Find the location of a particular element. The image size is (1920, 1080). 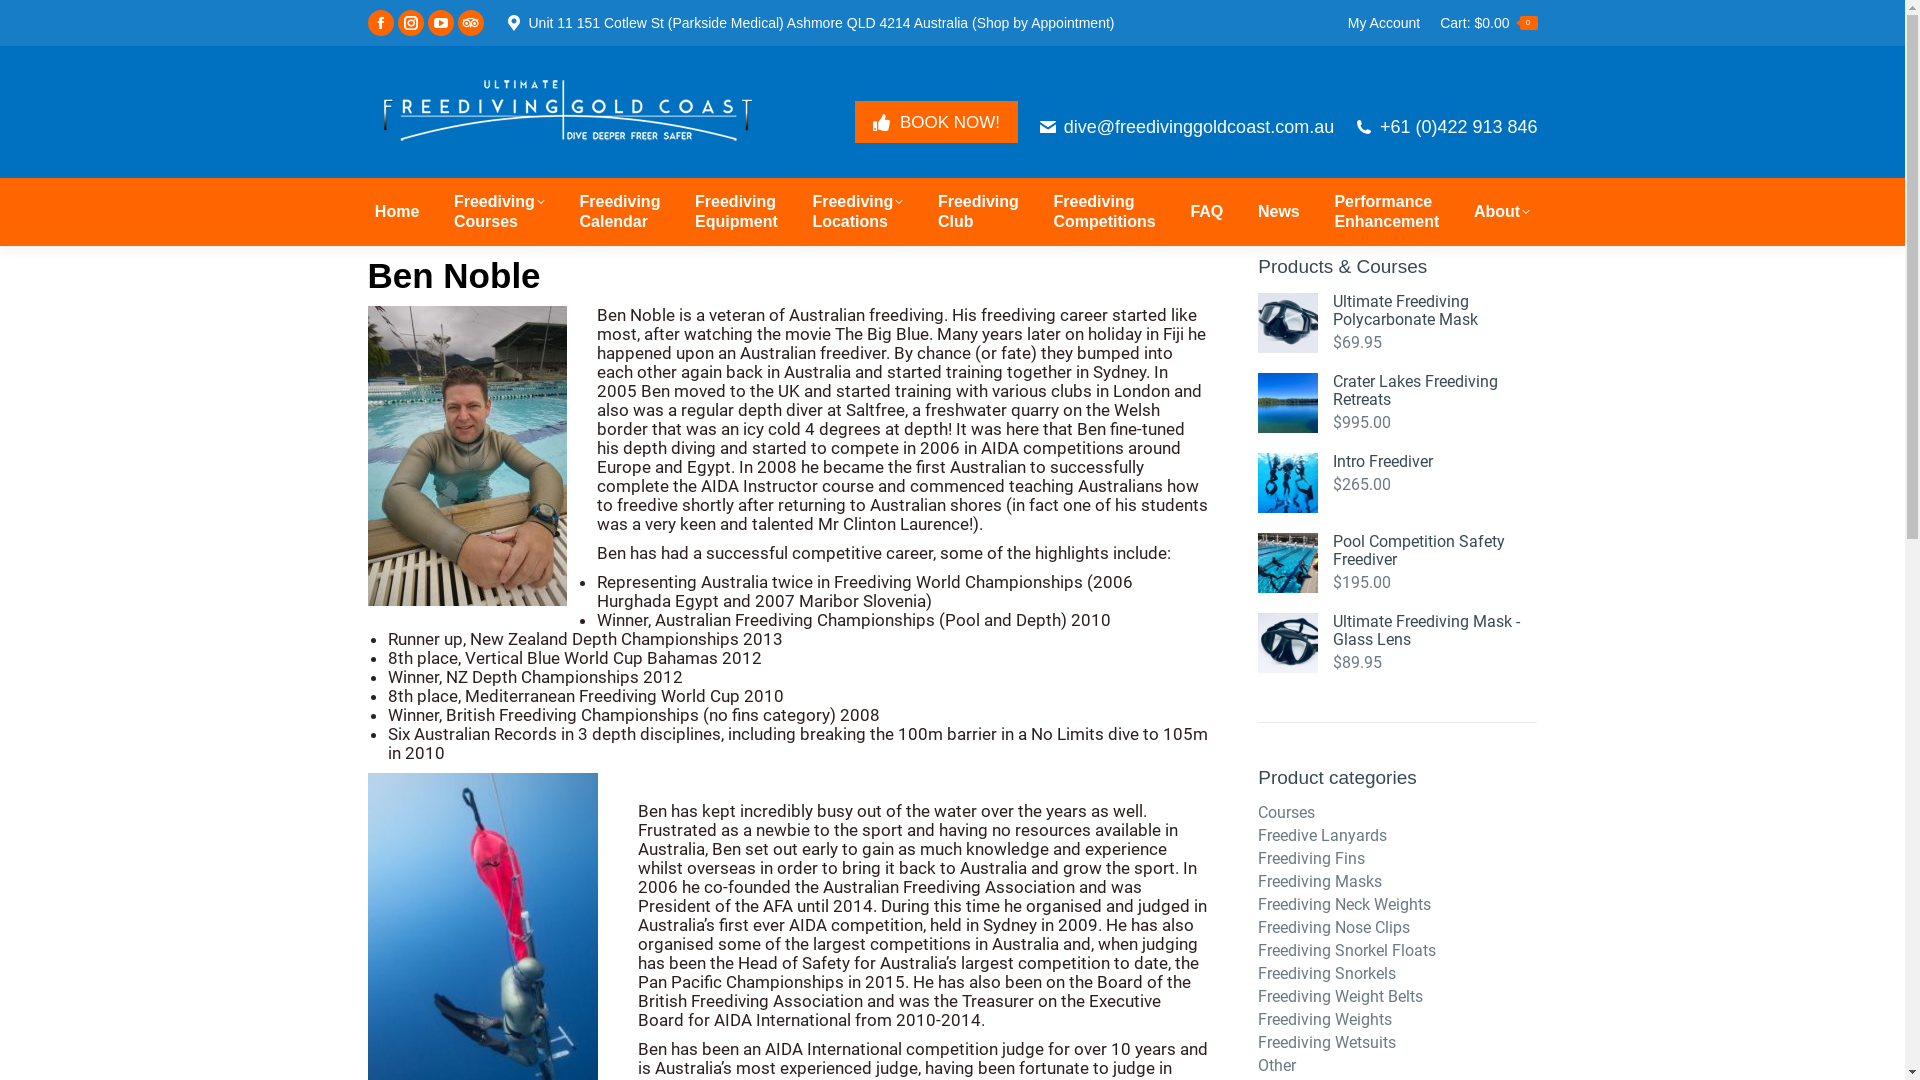

'Crater Lakes Freediving Retreats' is located at coordinates (1434, 390).